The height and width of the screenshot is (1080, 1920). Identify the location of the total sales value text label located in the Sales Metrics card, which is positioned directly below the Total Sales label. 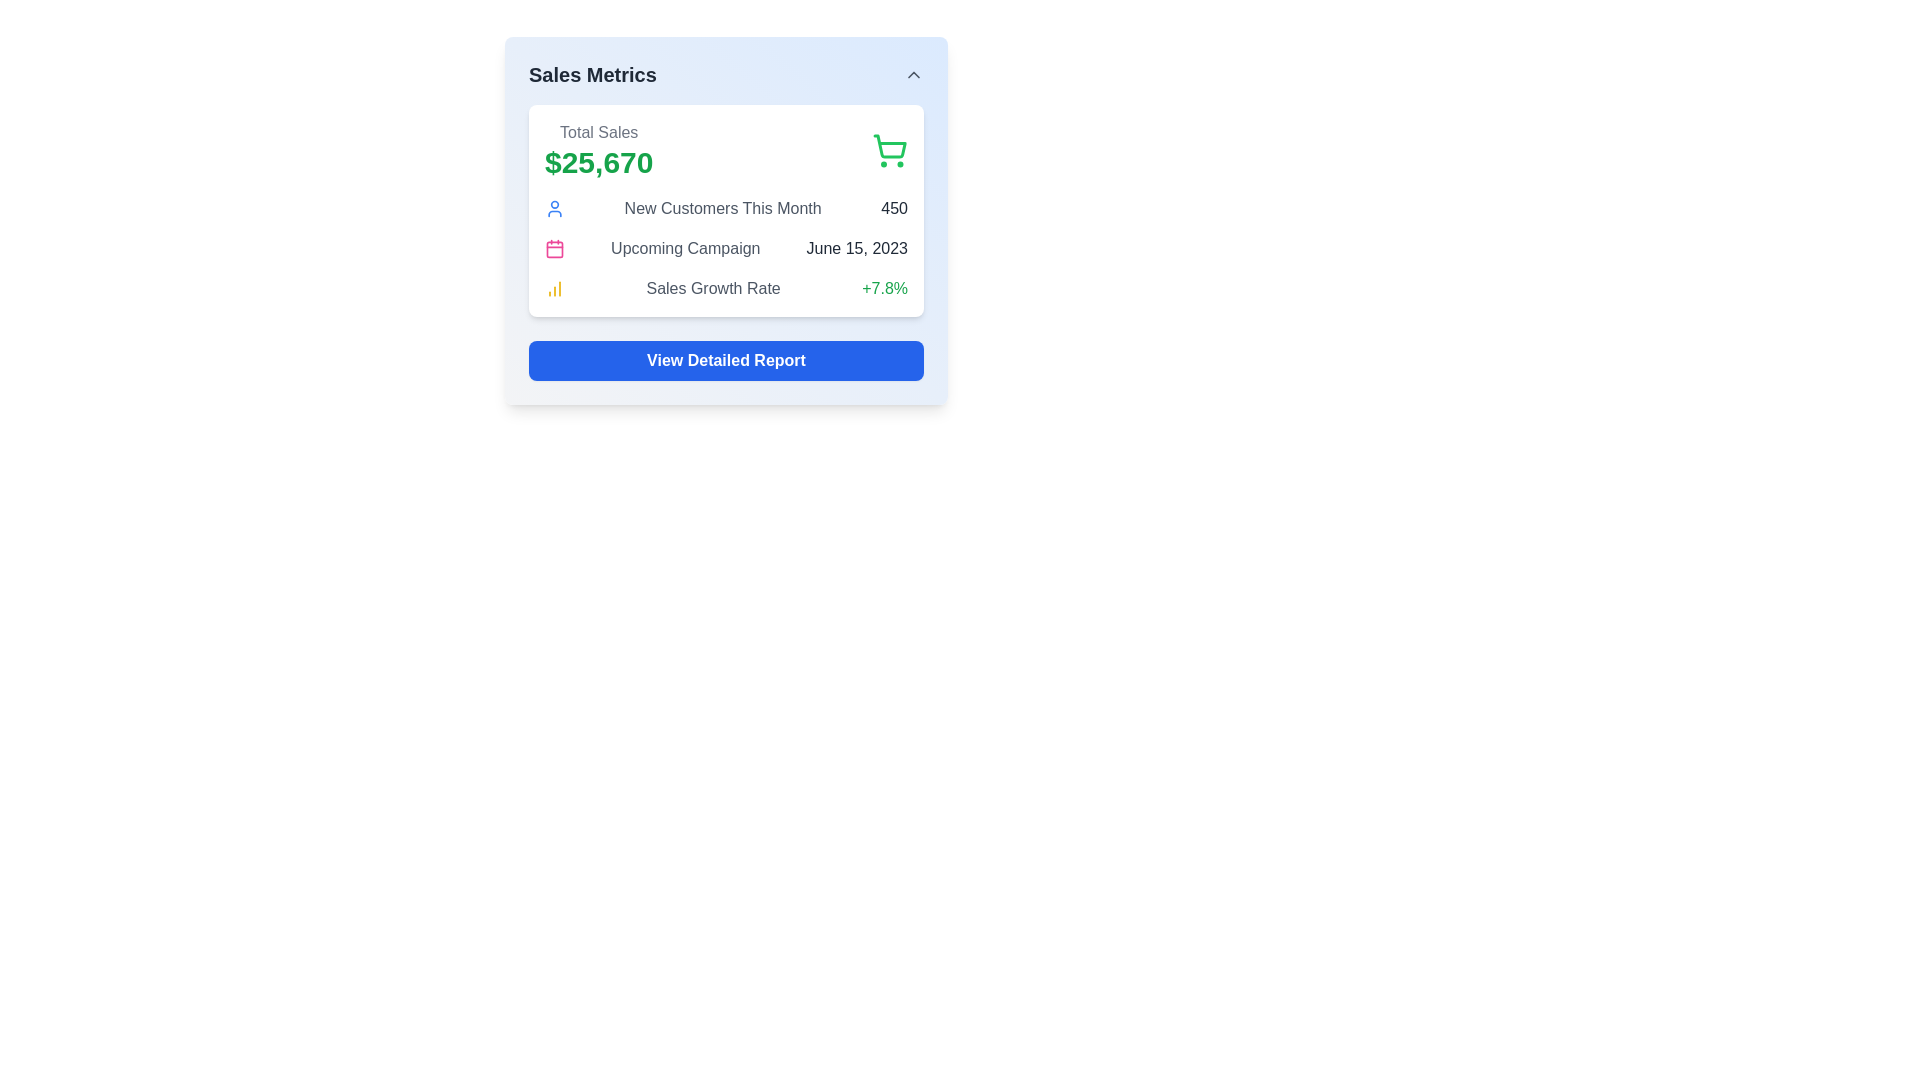
(598, 161).